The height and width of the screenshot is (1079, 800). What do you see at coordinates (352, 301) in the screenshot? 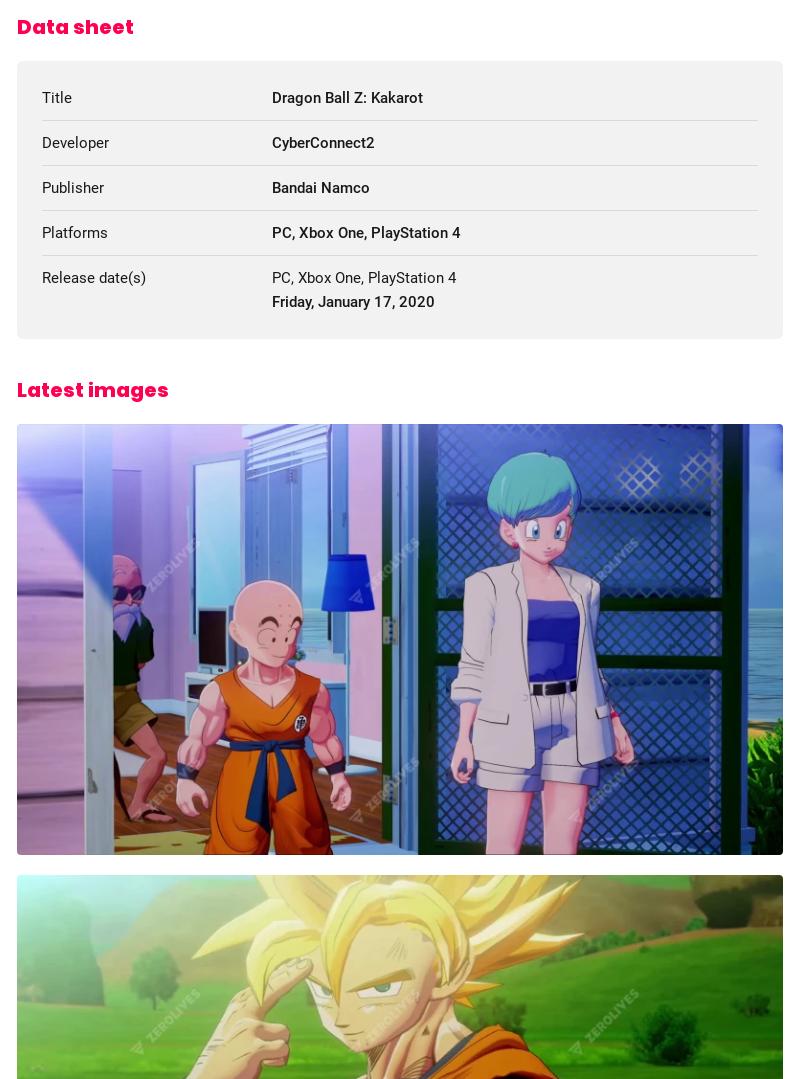
I see `'Friday, January 17, 2020'` at bounding box center [352, 301].